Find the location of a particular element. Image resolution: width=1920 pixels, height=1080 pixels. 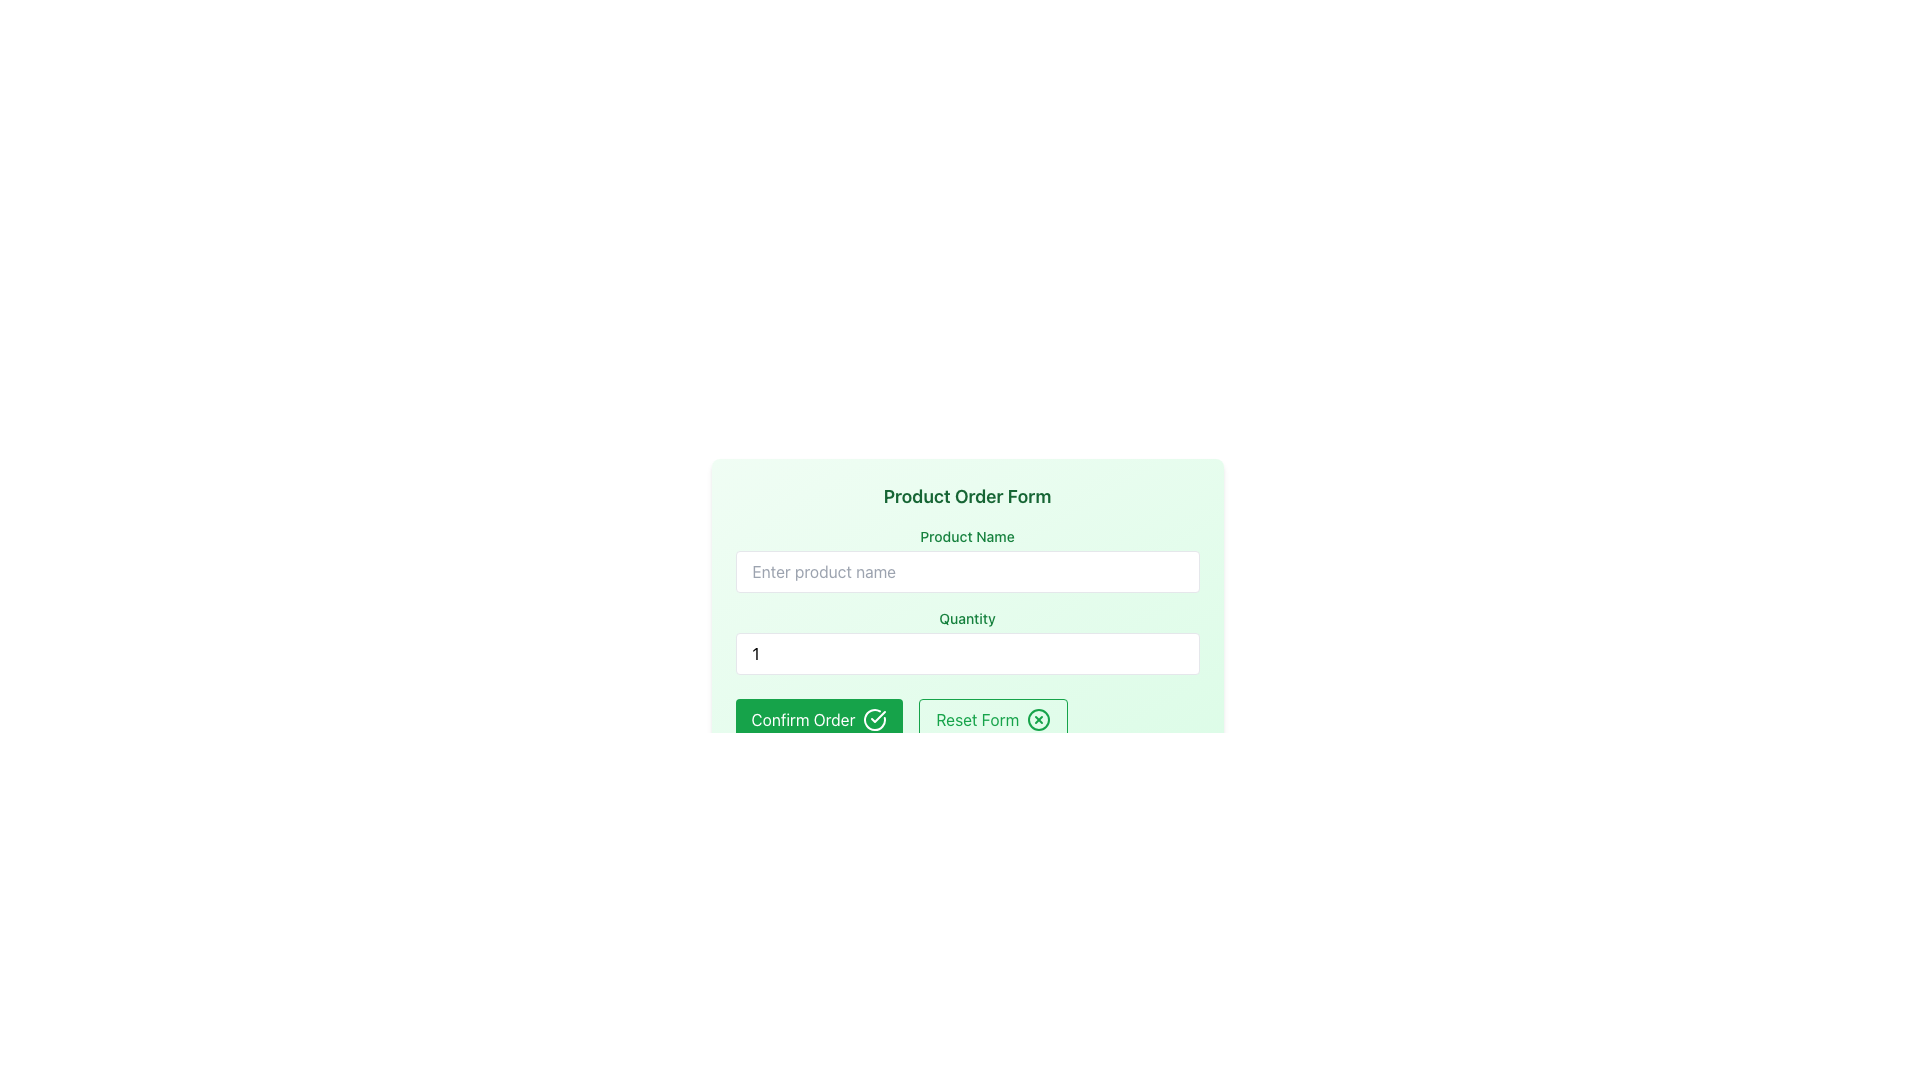

the circular icon representing the reset or cancel functionality associated with the 'Reset Form' button, located to the right of the button label is located at coordinates (1039, 720).